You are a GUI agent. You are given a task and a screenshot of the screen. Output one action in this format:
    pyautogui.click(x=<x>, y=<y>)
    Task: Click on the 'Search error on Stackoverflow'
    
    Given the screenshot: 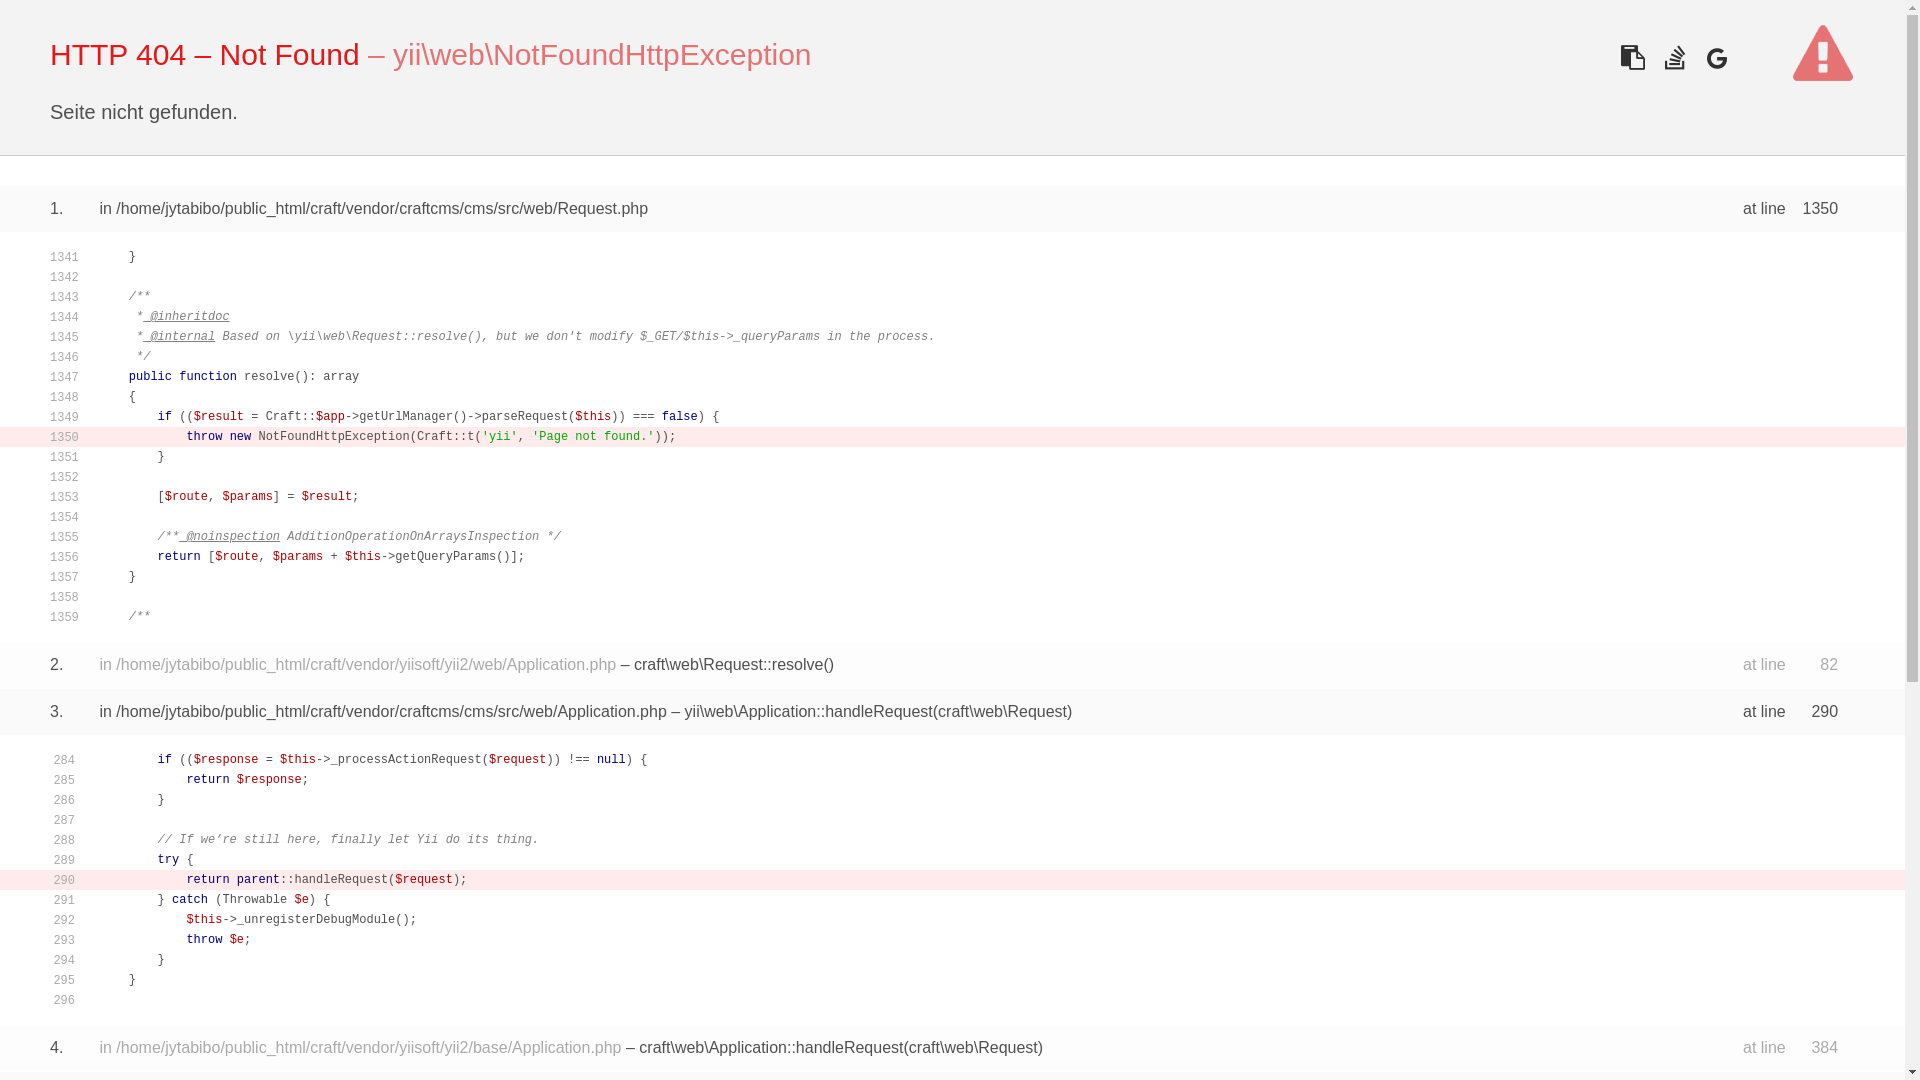 What is the action you would take?
    pyautogui.click(x=1674, y=56)
    